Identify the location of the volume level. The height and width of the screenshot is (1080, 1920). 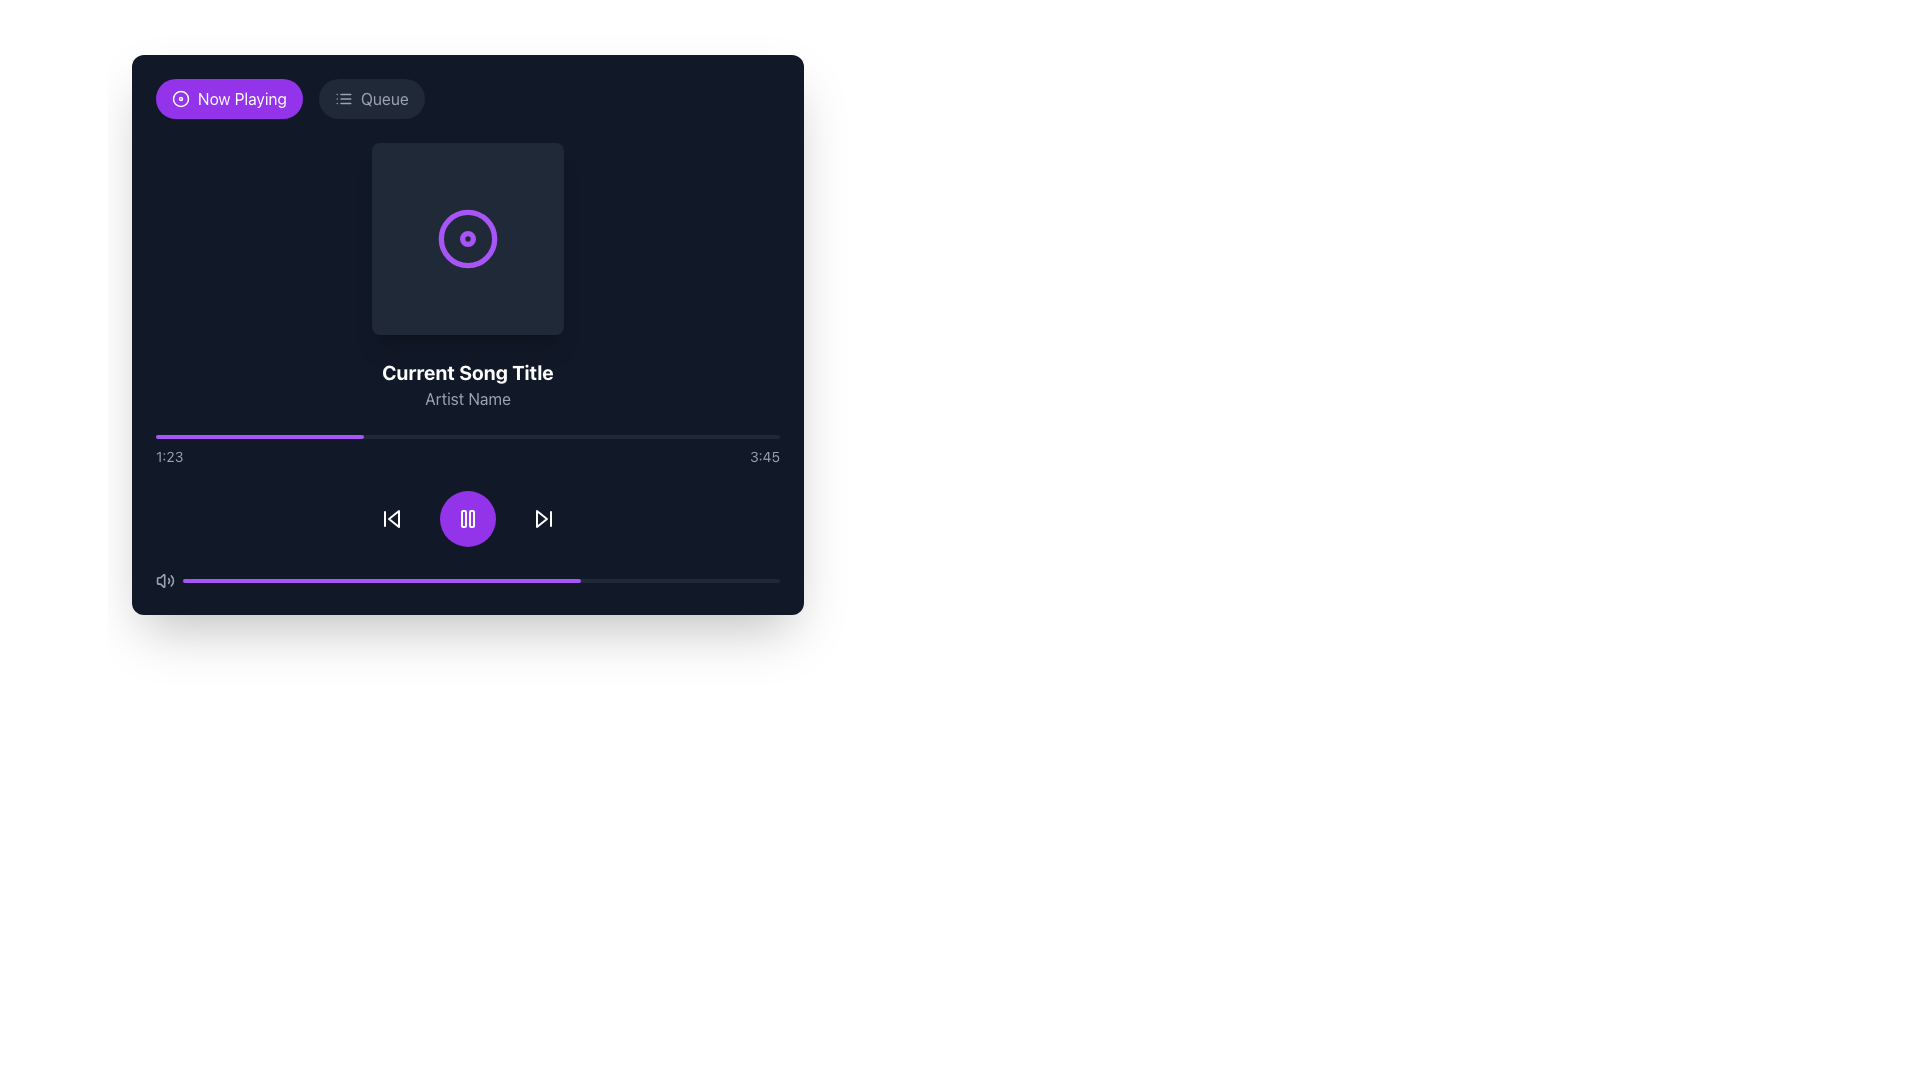
(289, 581).